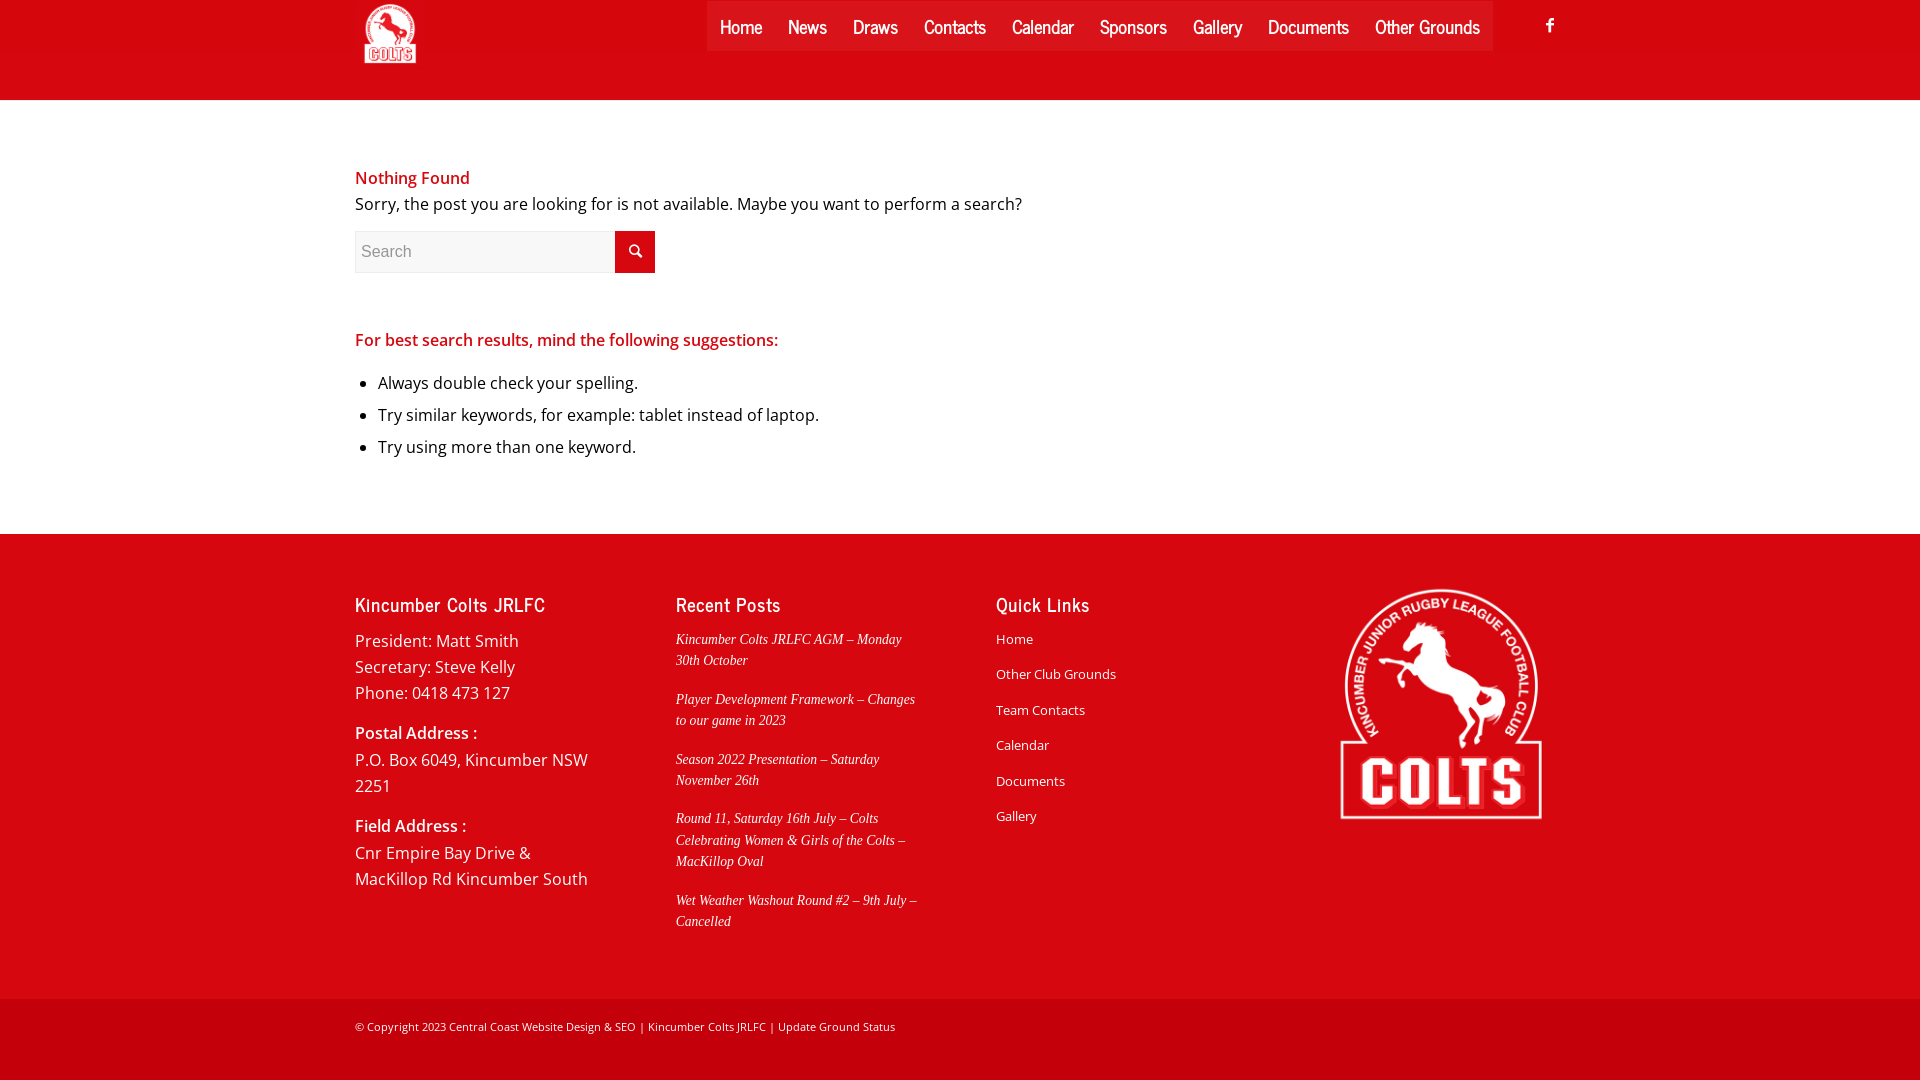 This screenshot has width=1920, height=1080. Describe the element at coordinates (1118, 709) in the screenshot. I see `'Team Contacts'` at that location.